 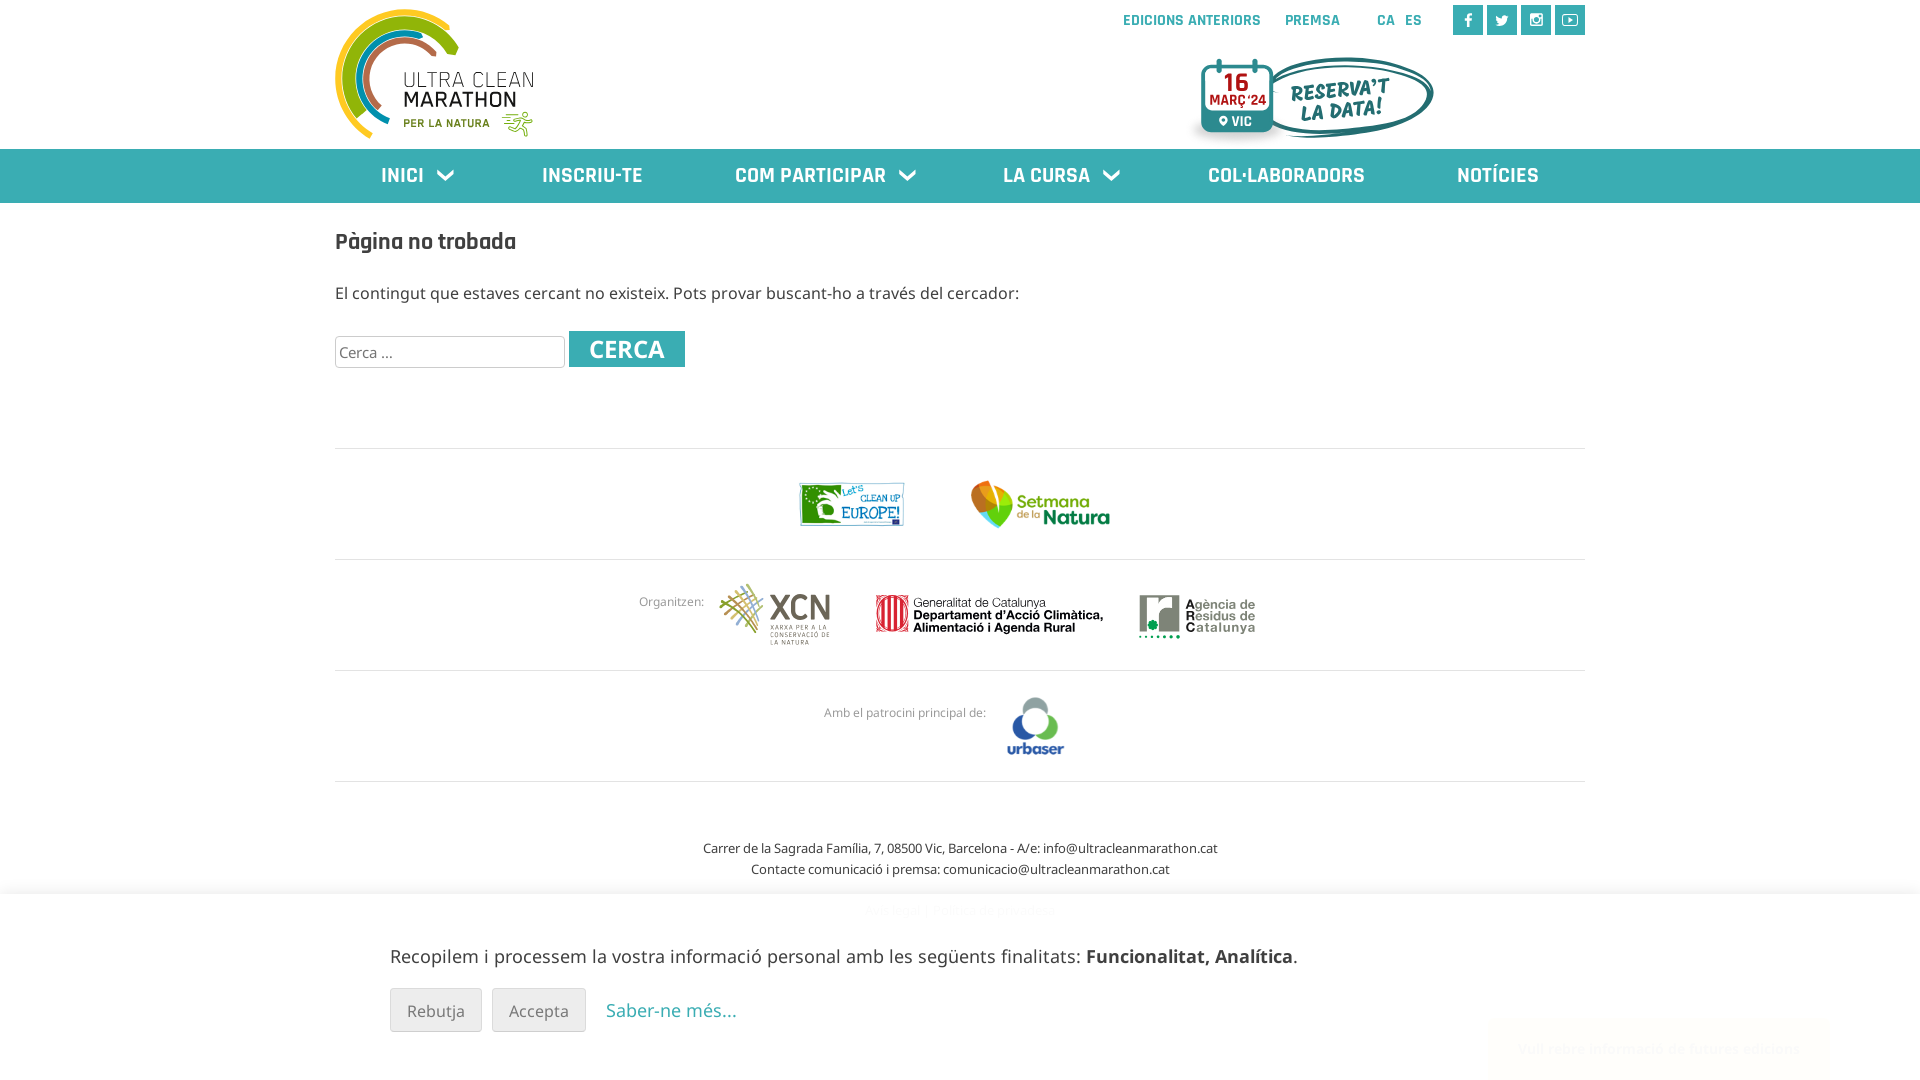 What do you see at coordinates (1058, 175) in the screenshot?
I see `'LA CURSA'` at bounding box center [1058, 175].